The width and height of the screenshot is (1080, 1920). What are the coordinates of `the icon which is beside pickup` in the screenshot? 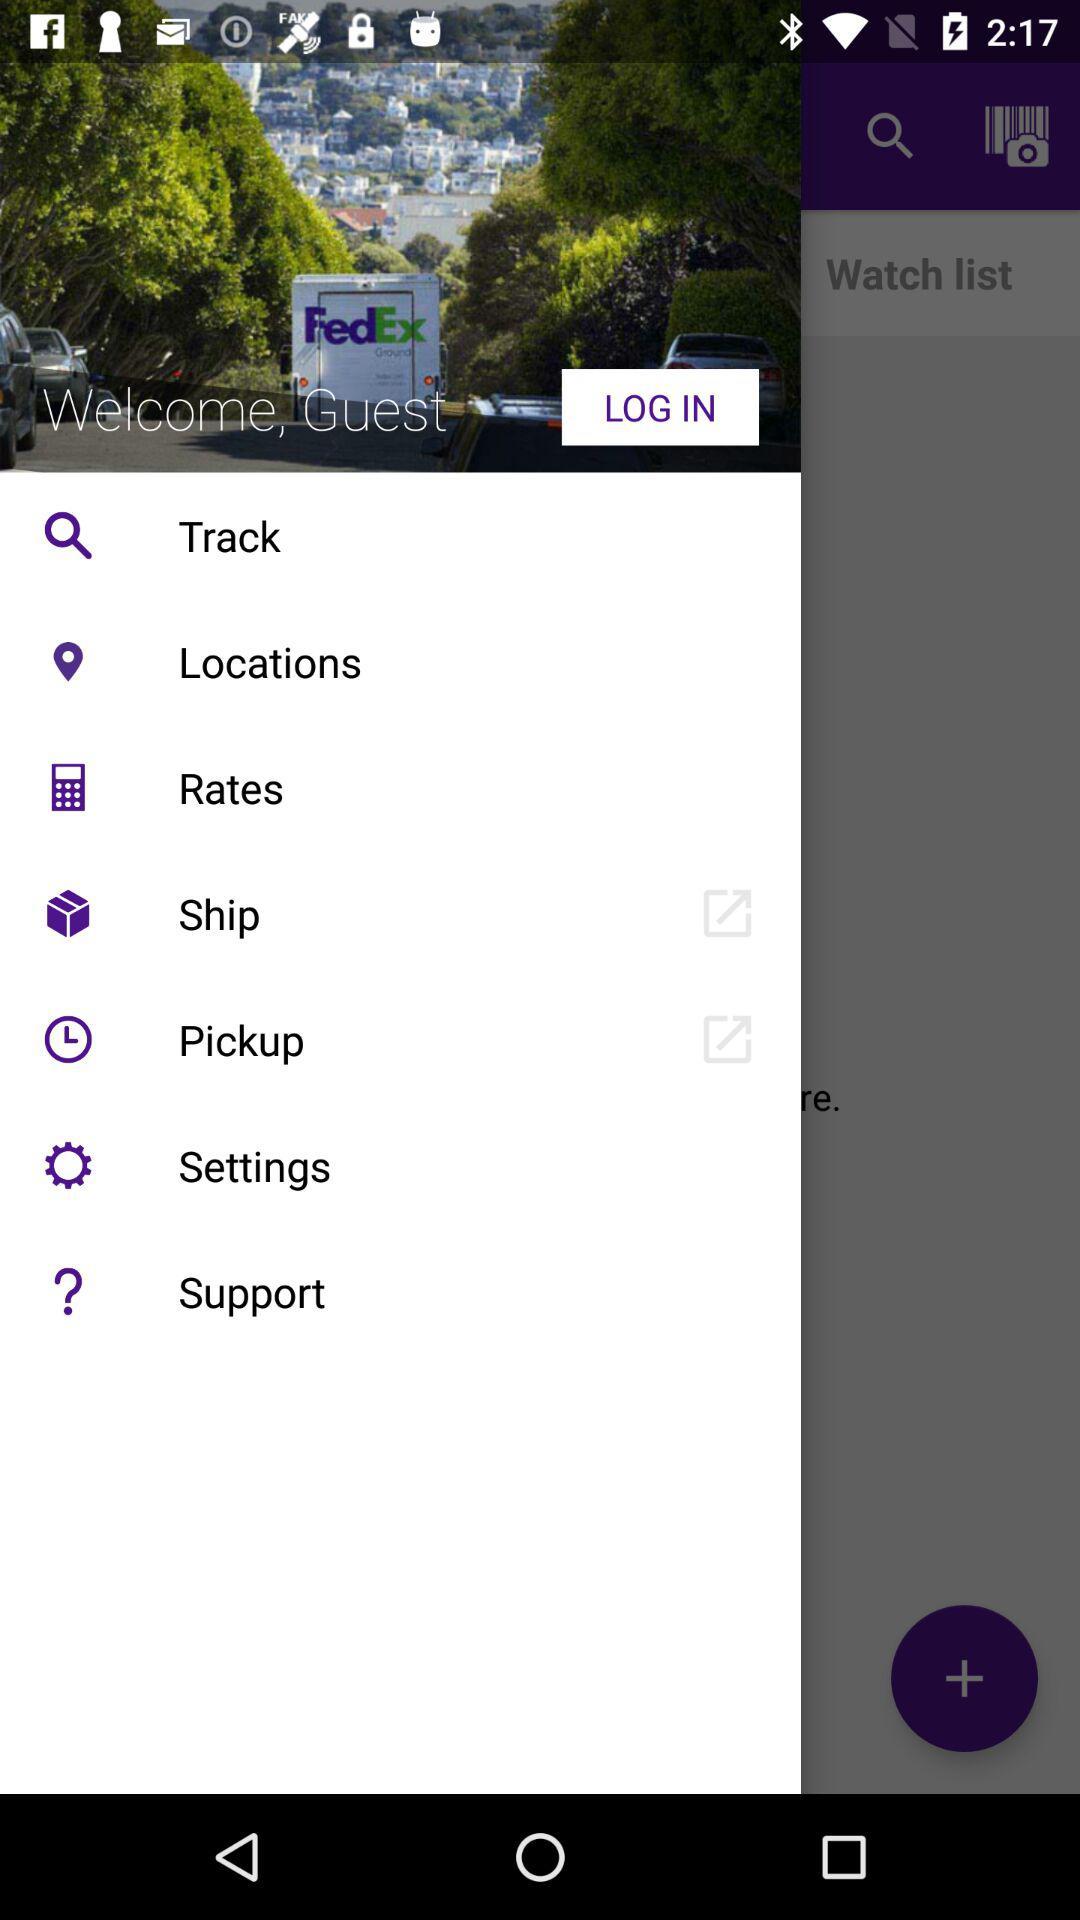 It's located at (67, 1039).